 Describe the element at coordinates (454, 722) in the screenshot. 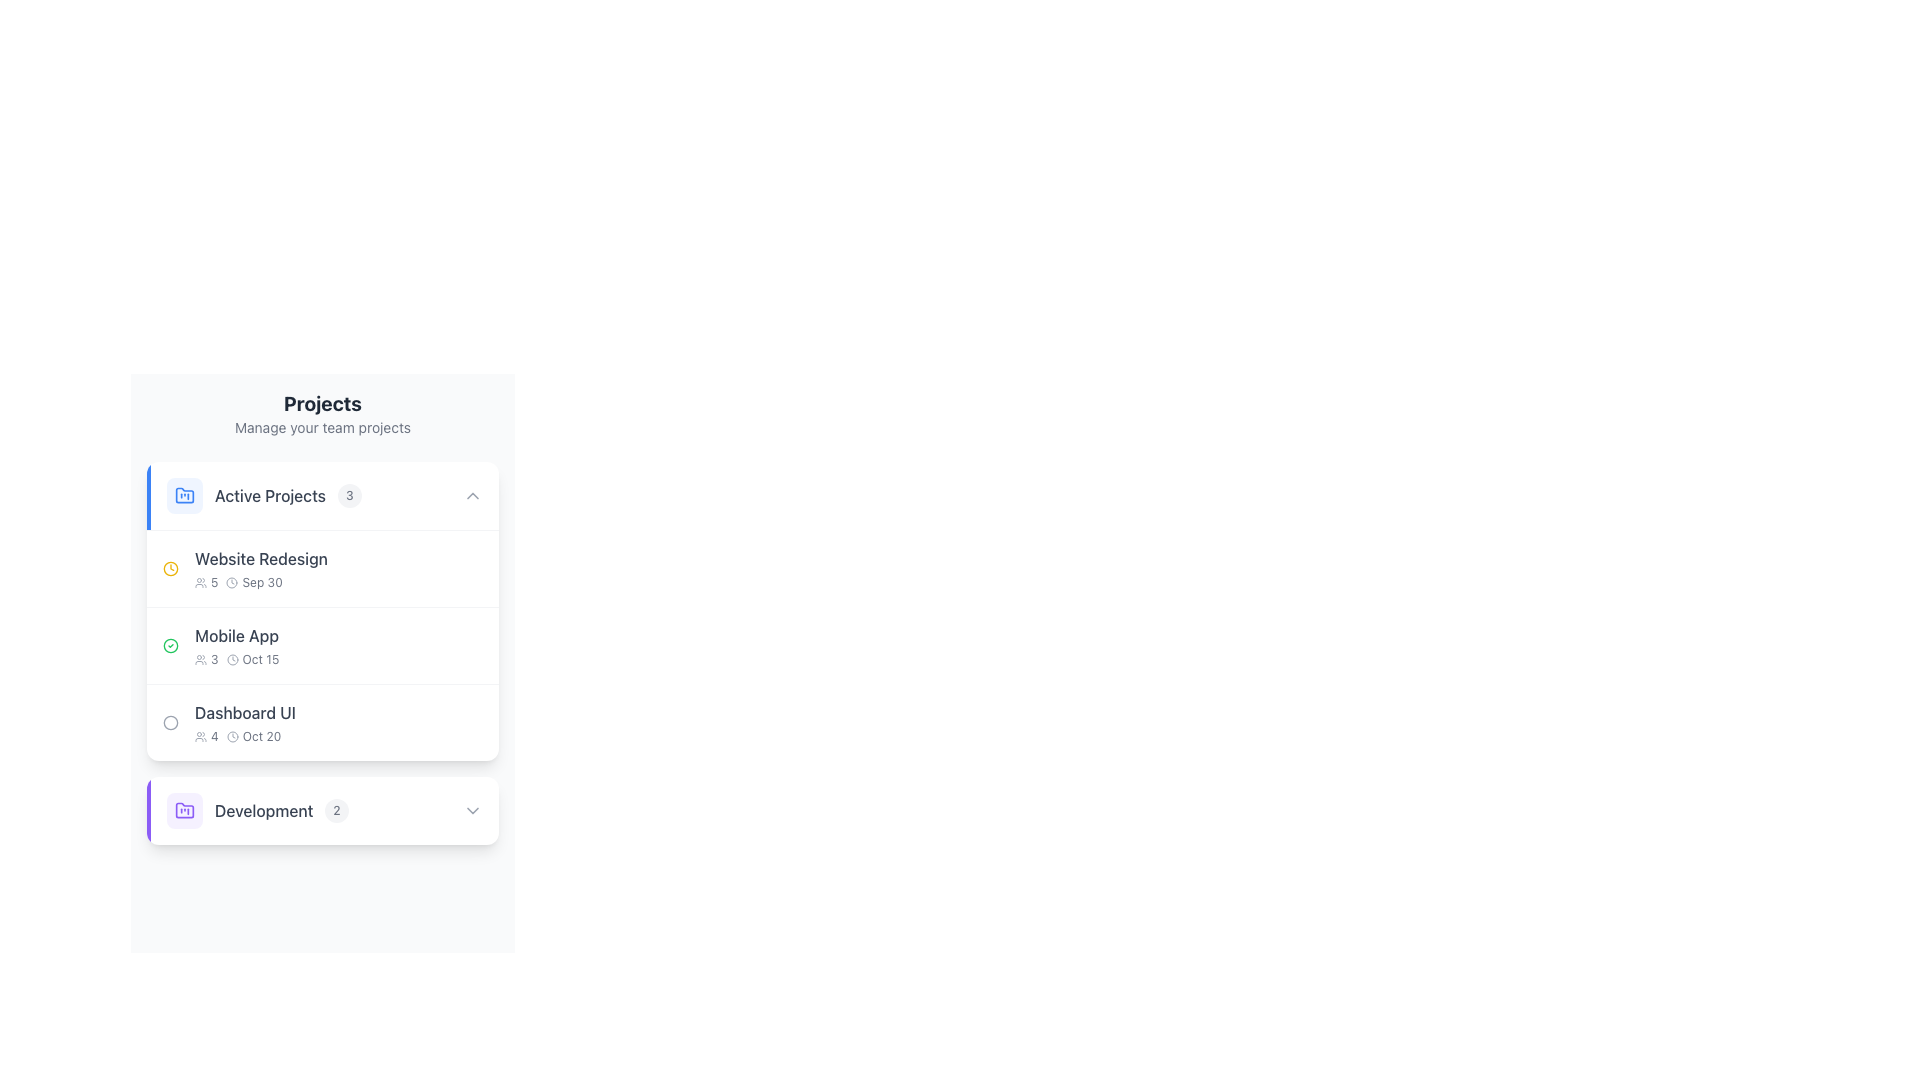

I see `the interactive component with icons associated with the 'Dashboard UI 4 Oct 20' list entry` at that location.